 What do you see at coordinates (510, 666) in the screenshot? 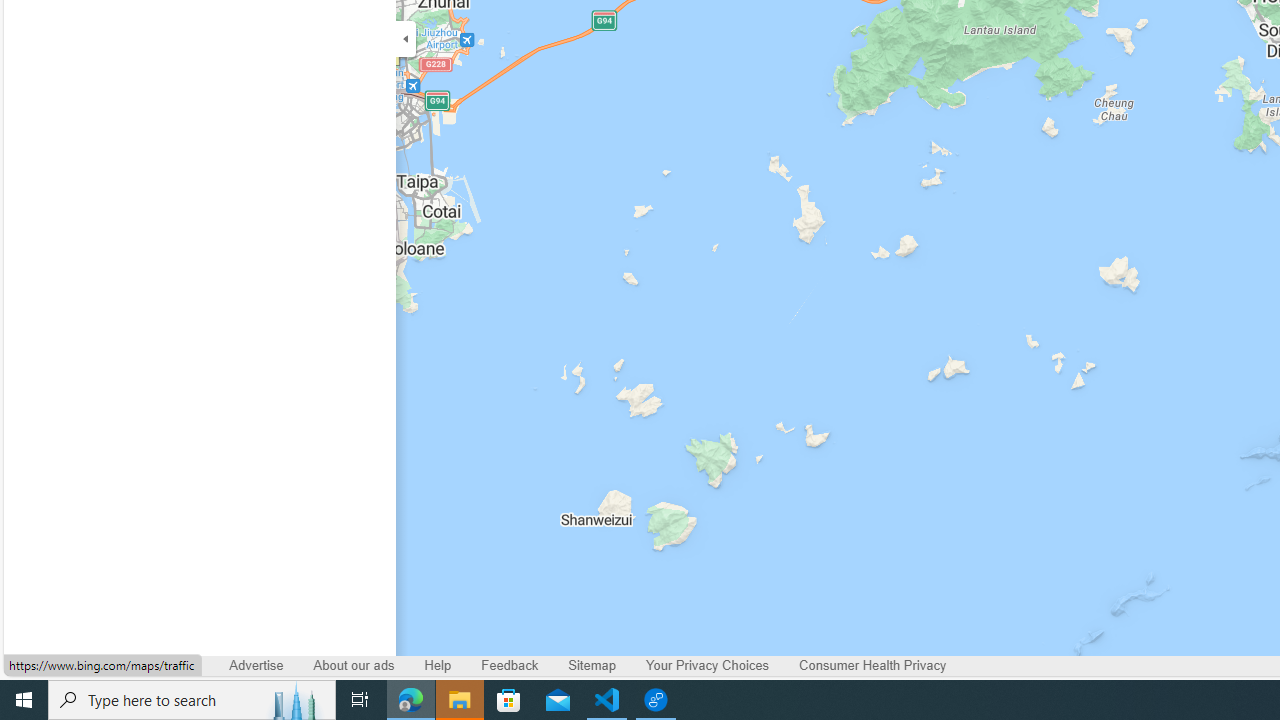
I see `'Feedback'` at bounding box center [510, 666].